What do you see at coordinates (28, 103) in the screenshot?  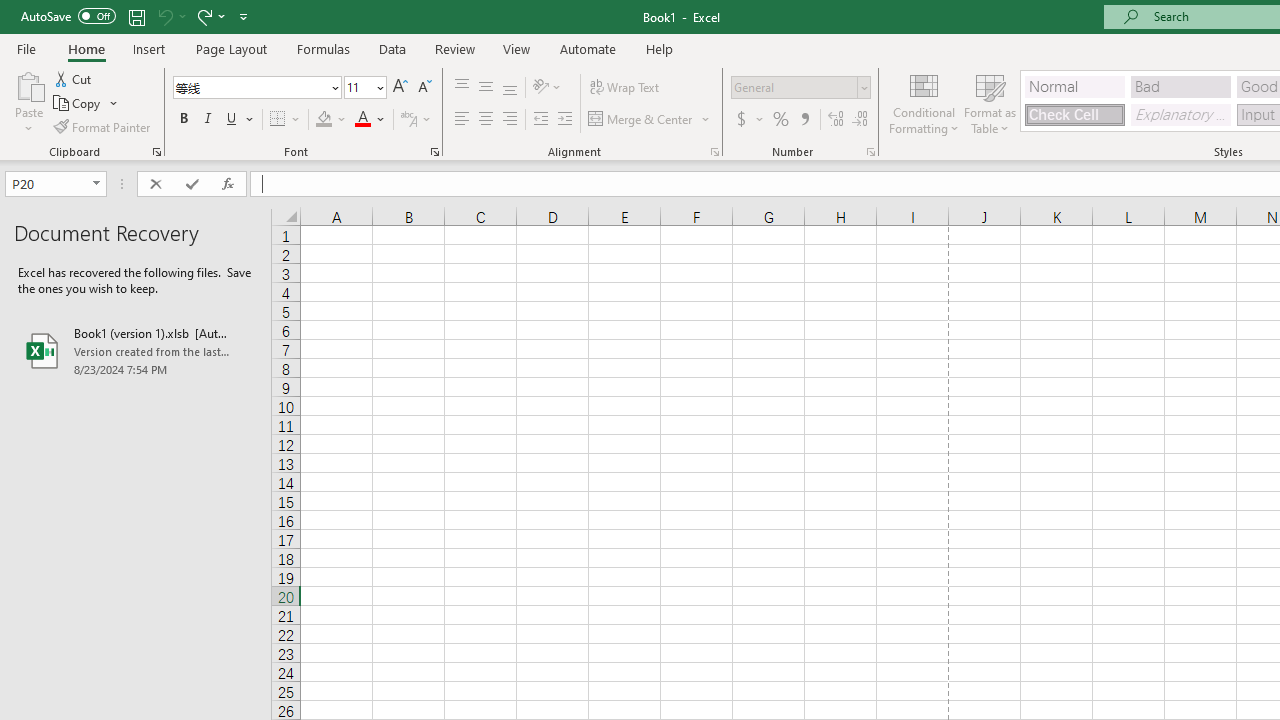 I see `'Paste'` at bounding box center [28, 103].